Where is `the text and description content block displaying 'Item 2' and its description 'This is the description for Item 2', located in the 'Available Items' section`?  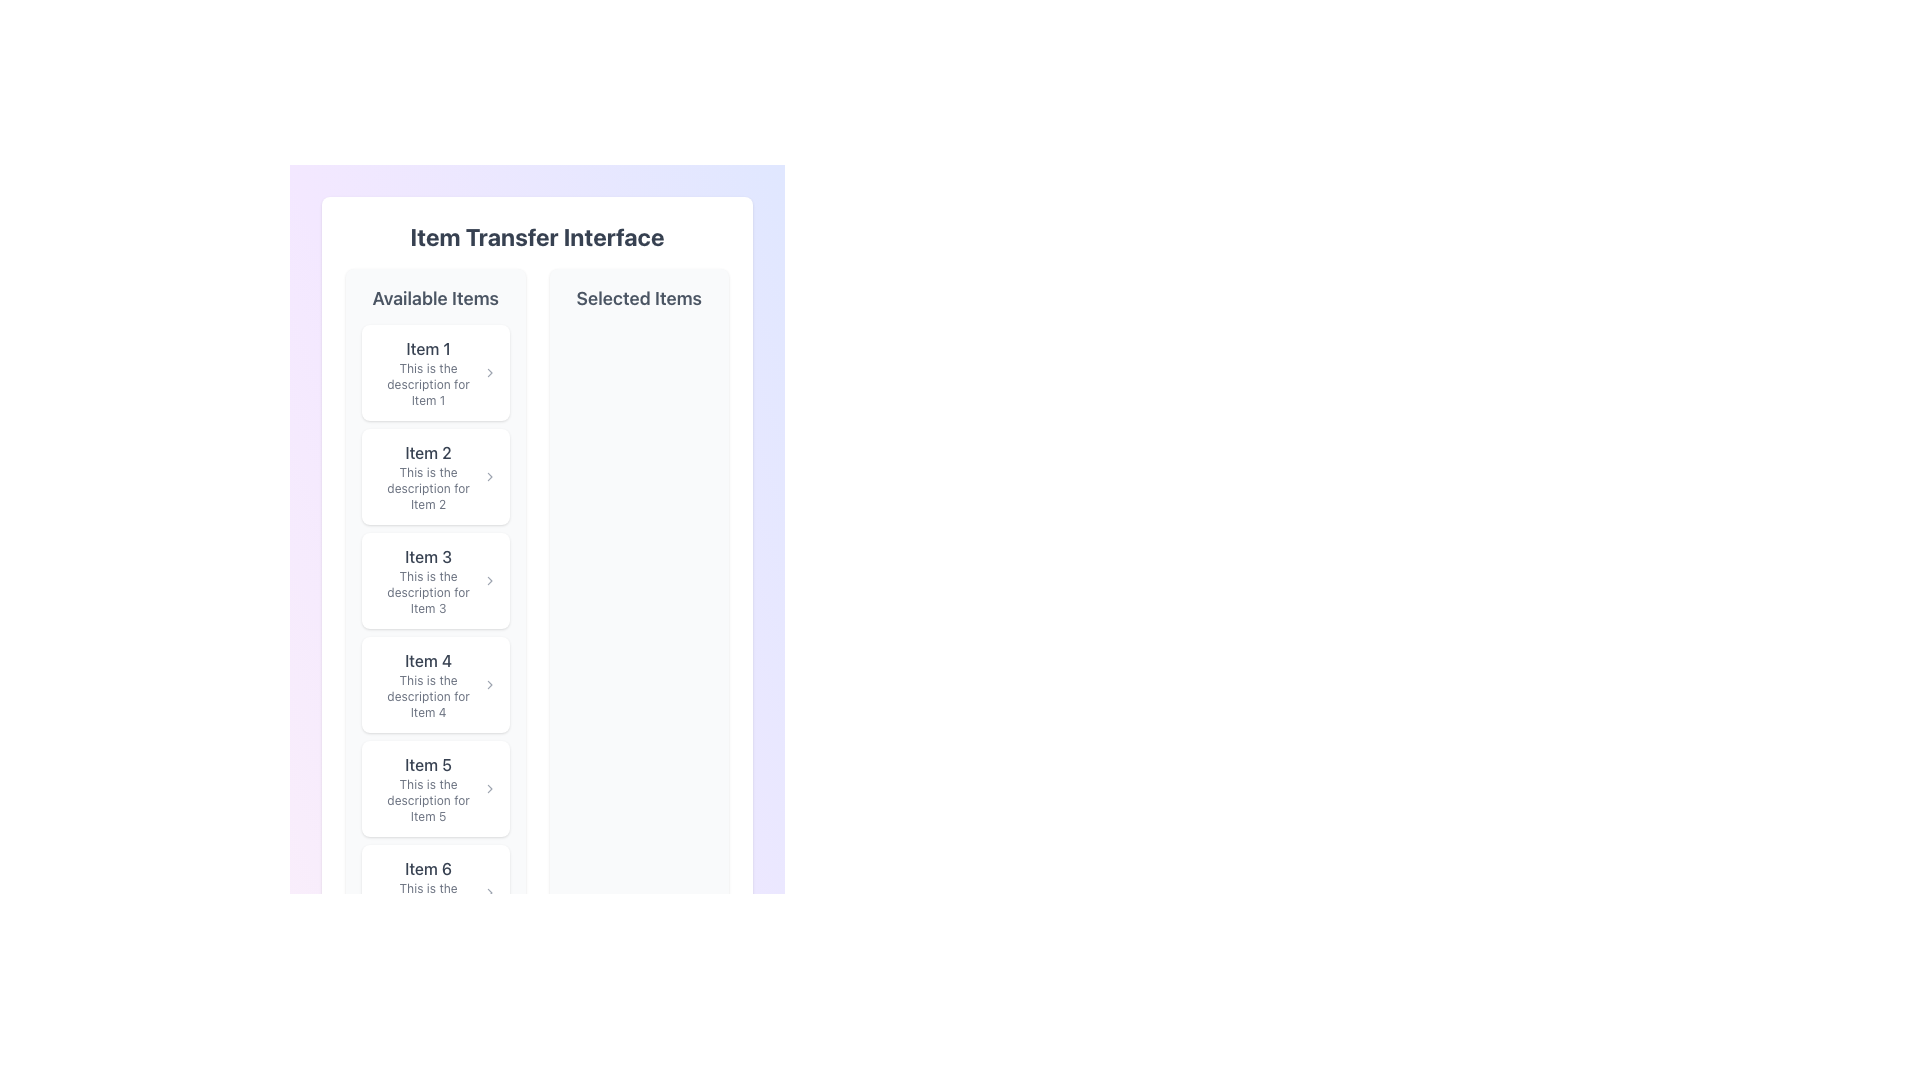 the text and description content block displaying 'Item 2' and its description 'This is the description for Item 2', located in the 'Available Items' section is located at coordinates (427, 477).